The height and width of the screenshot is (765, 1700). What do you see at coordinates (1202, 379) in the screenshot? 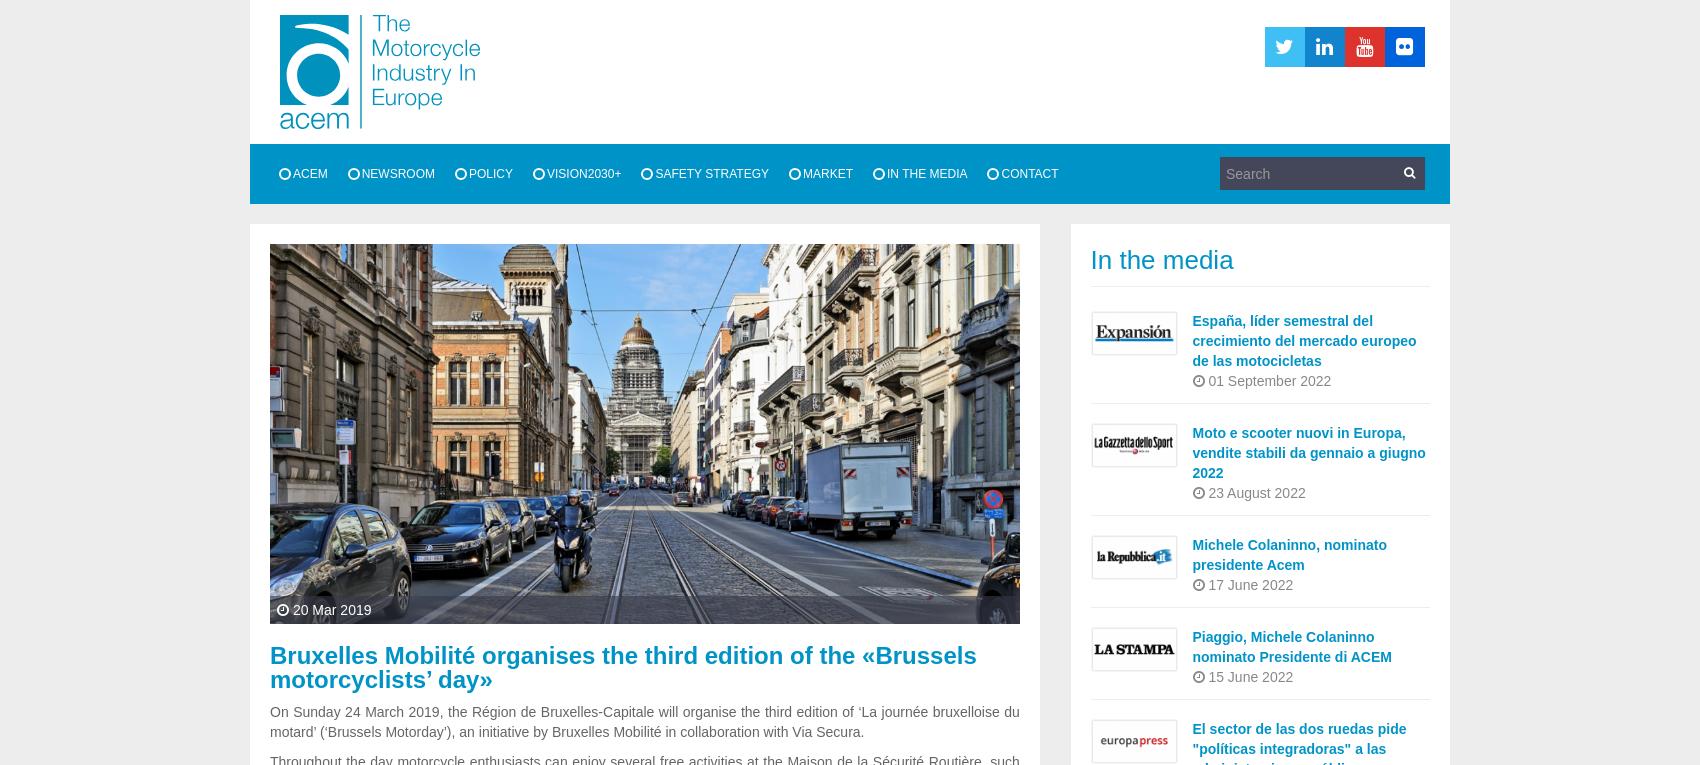
I see `'01 September 2022'` at bounding box center [1202, 379].